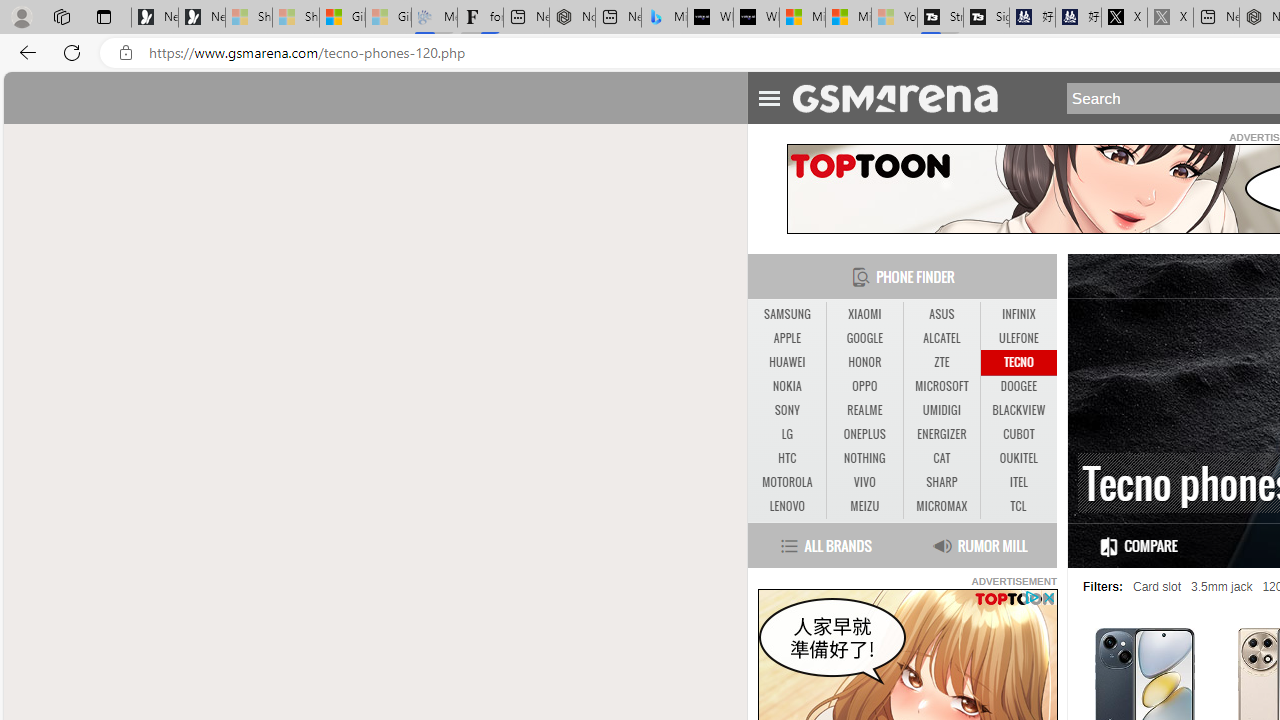  I want to click on 'MICROMAX', so click(941, 505).